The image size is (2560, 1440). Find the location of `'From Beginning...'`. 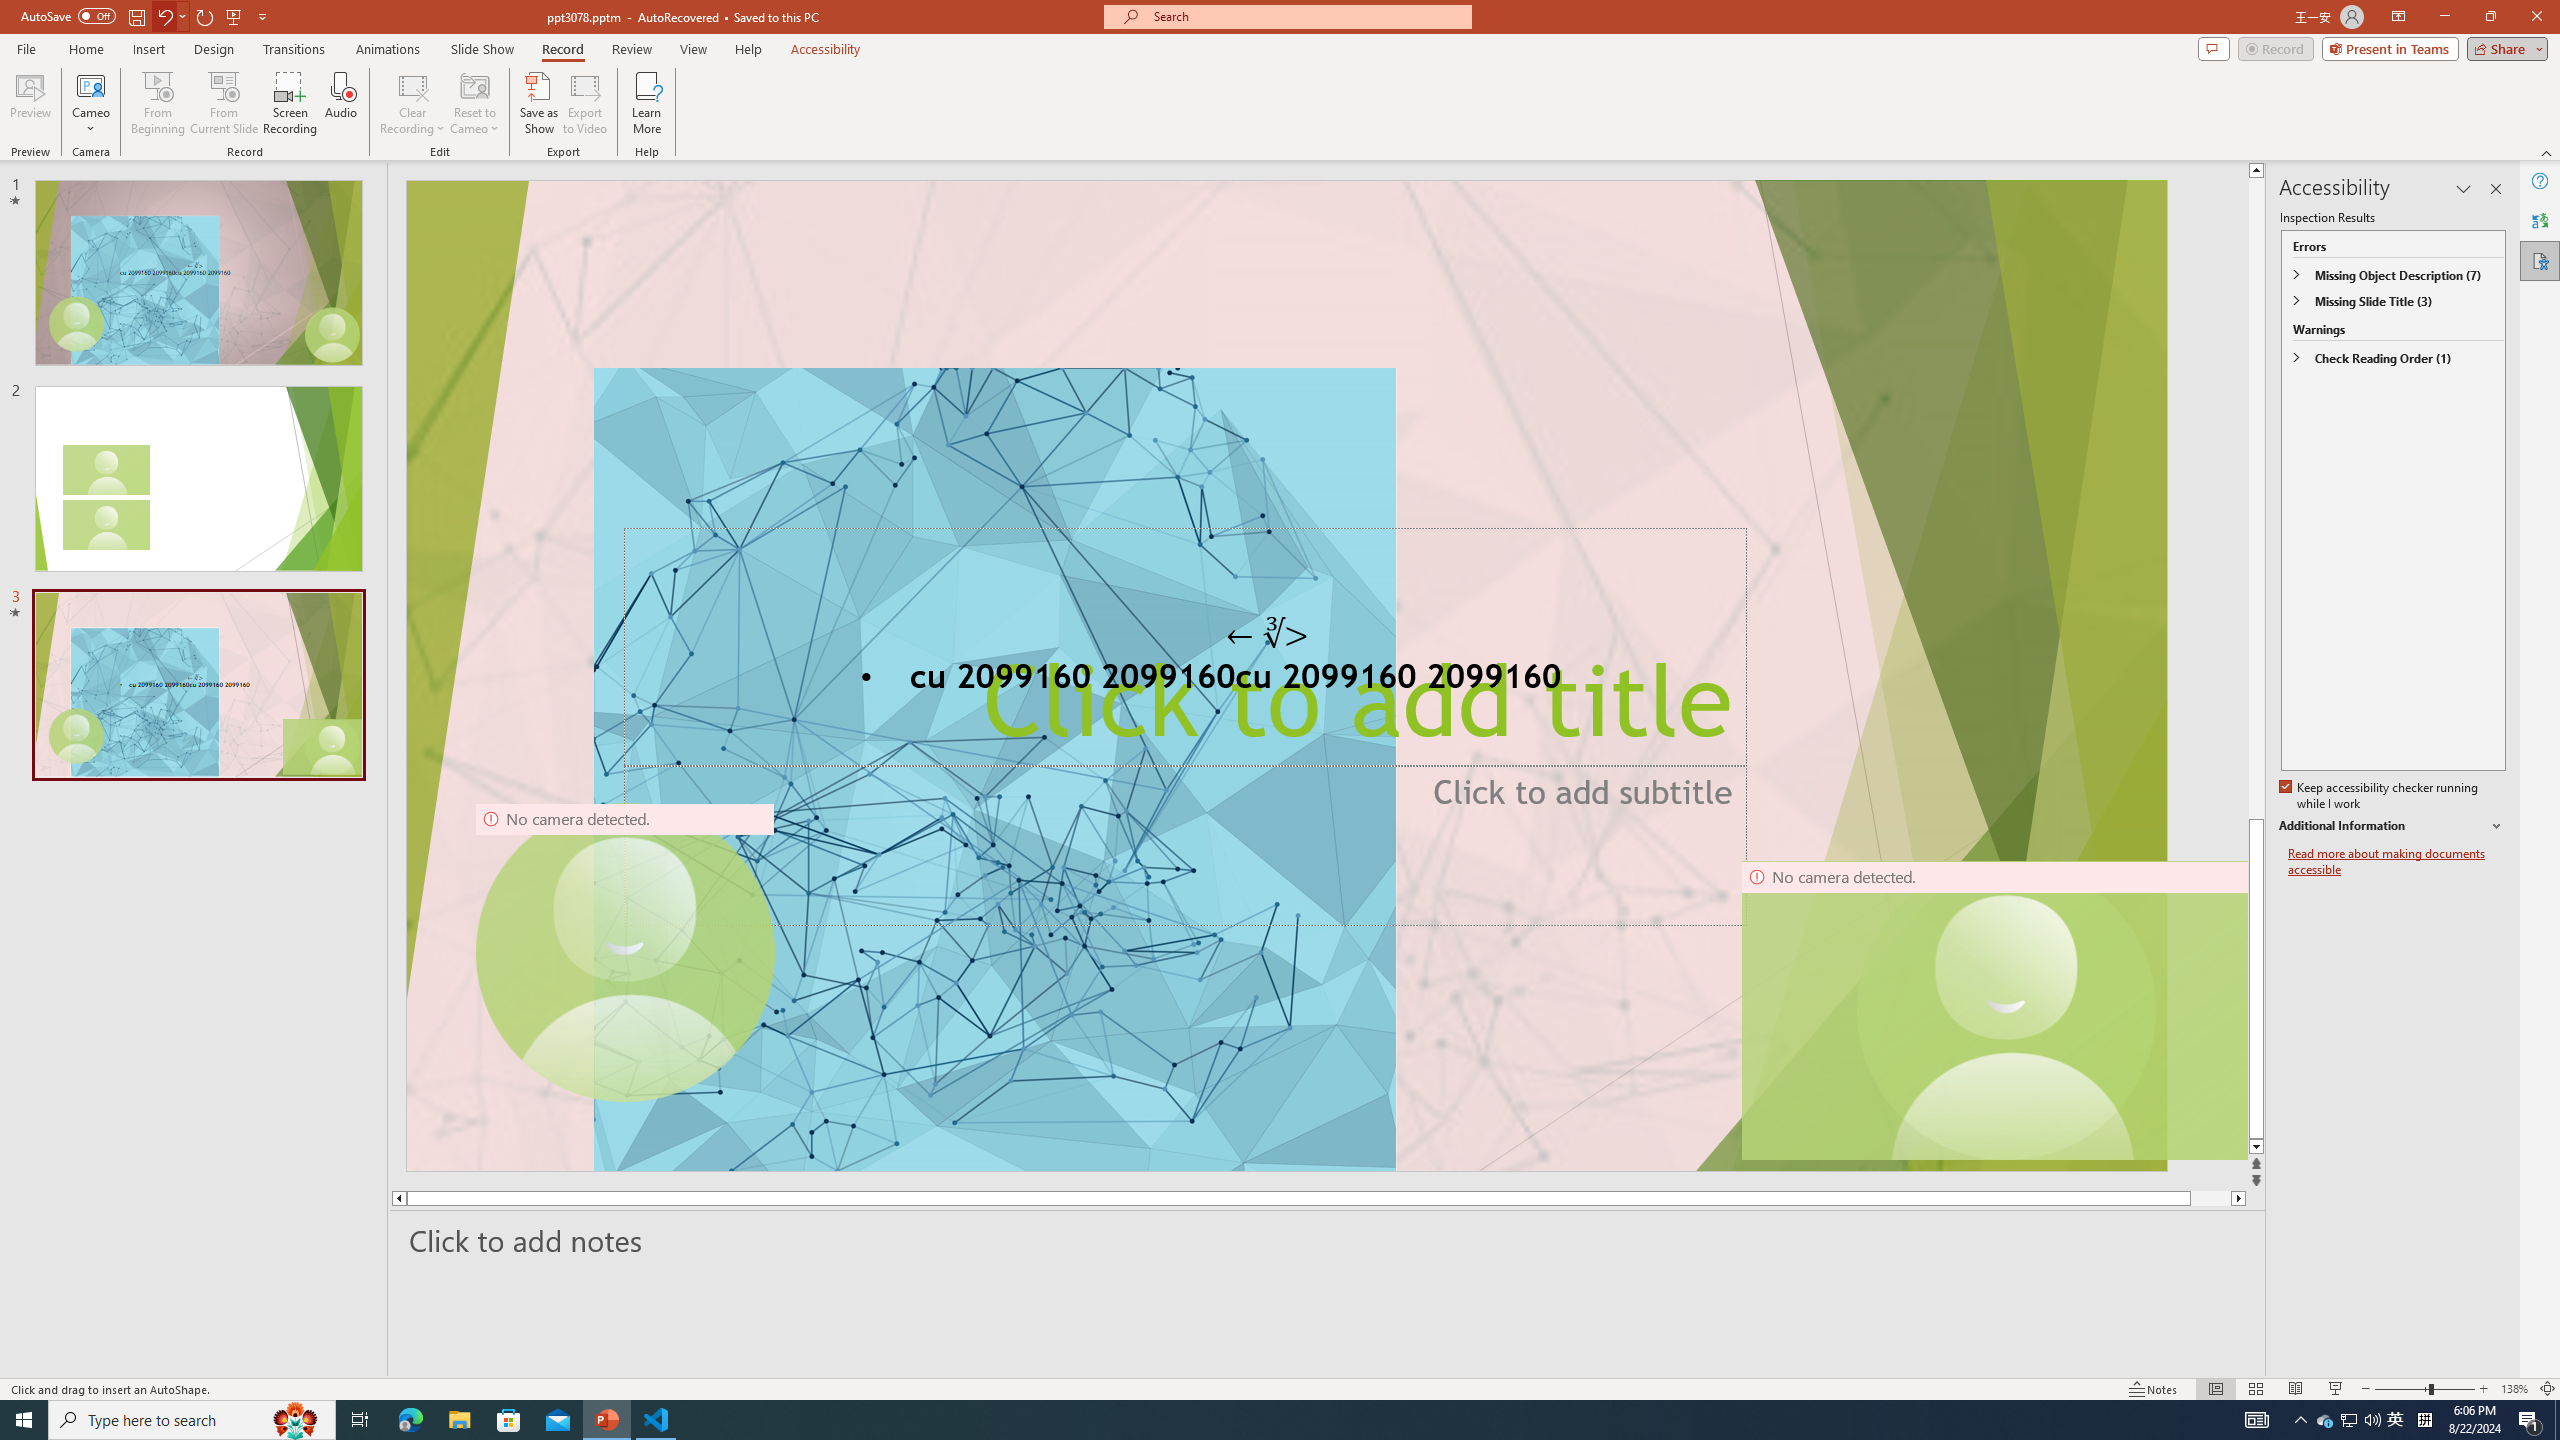

'From Beginning...' is located at coordinates (156, 103).